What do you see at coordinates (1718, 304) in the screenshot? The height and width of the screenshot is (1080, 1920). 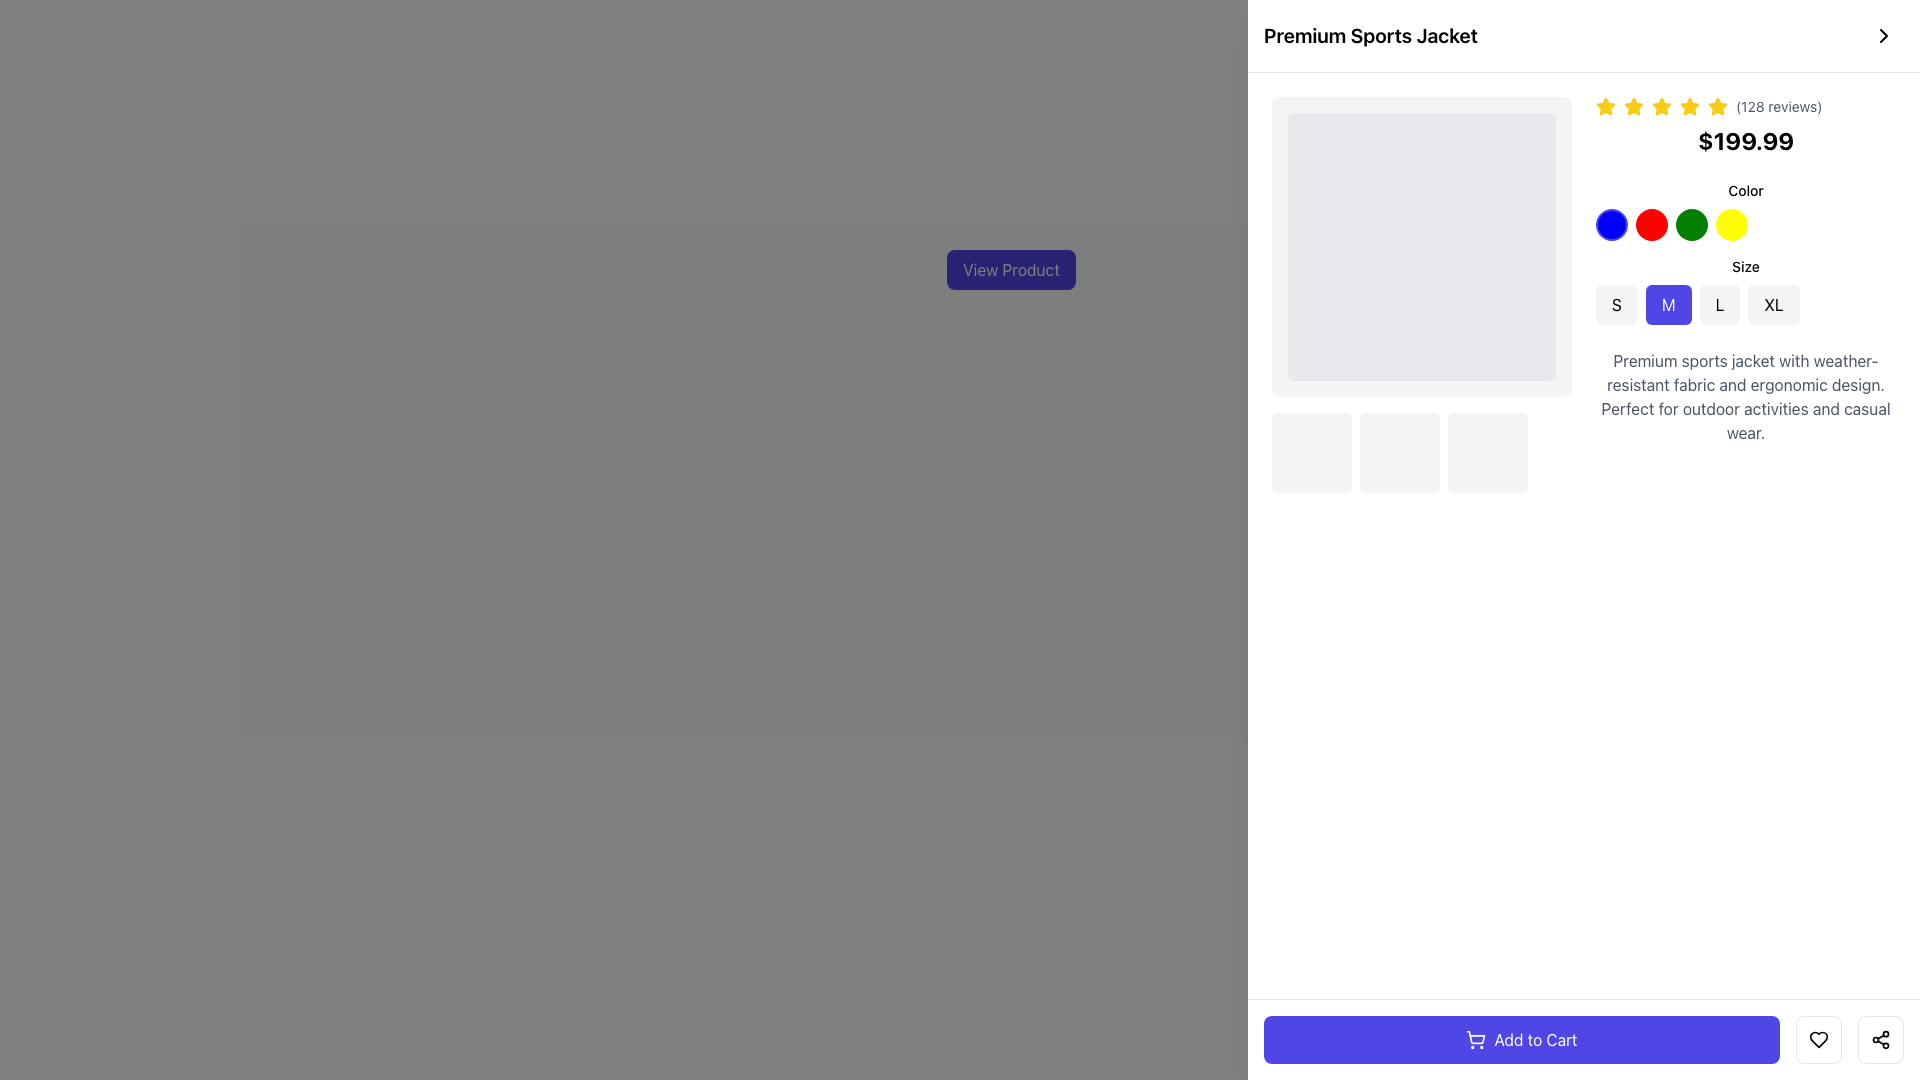 I see `the size selection button labeled 'L', which is a rectangular gray button located to the right of the product description section, positioned between the 'M' and 'XL' buttons` at bounding box center [1718, 304].